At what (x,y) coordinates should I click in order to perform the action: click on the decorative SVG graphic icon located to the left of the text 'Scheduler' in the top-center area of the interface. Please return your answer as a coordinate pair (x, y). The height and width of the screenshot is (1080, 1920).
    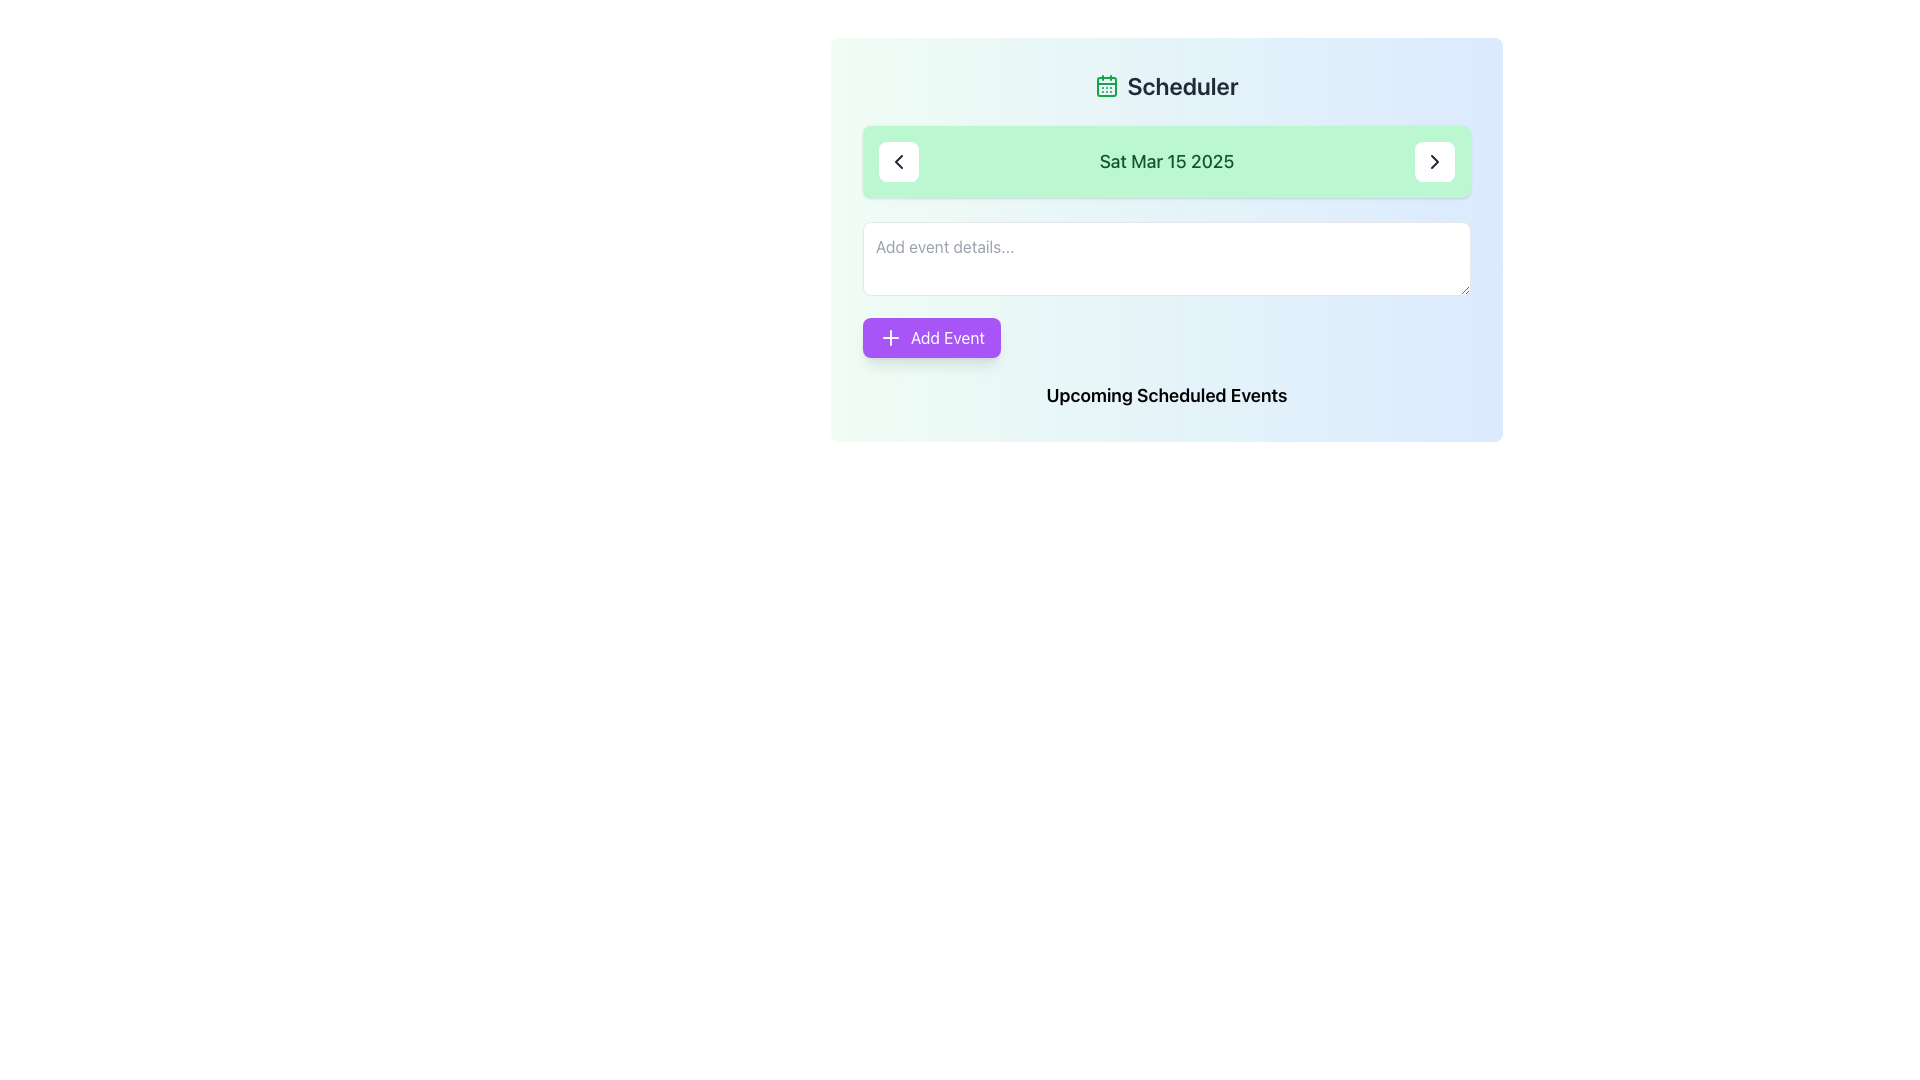
    Looking at the image, I should click on (1106, 84).